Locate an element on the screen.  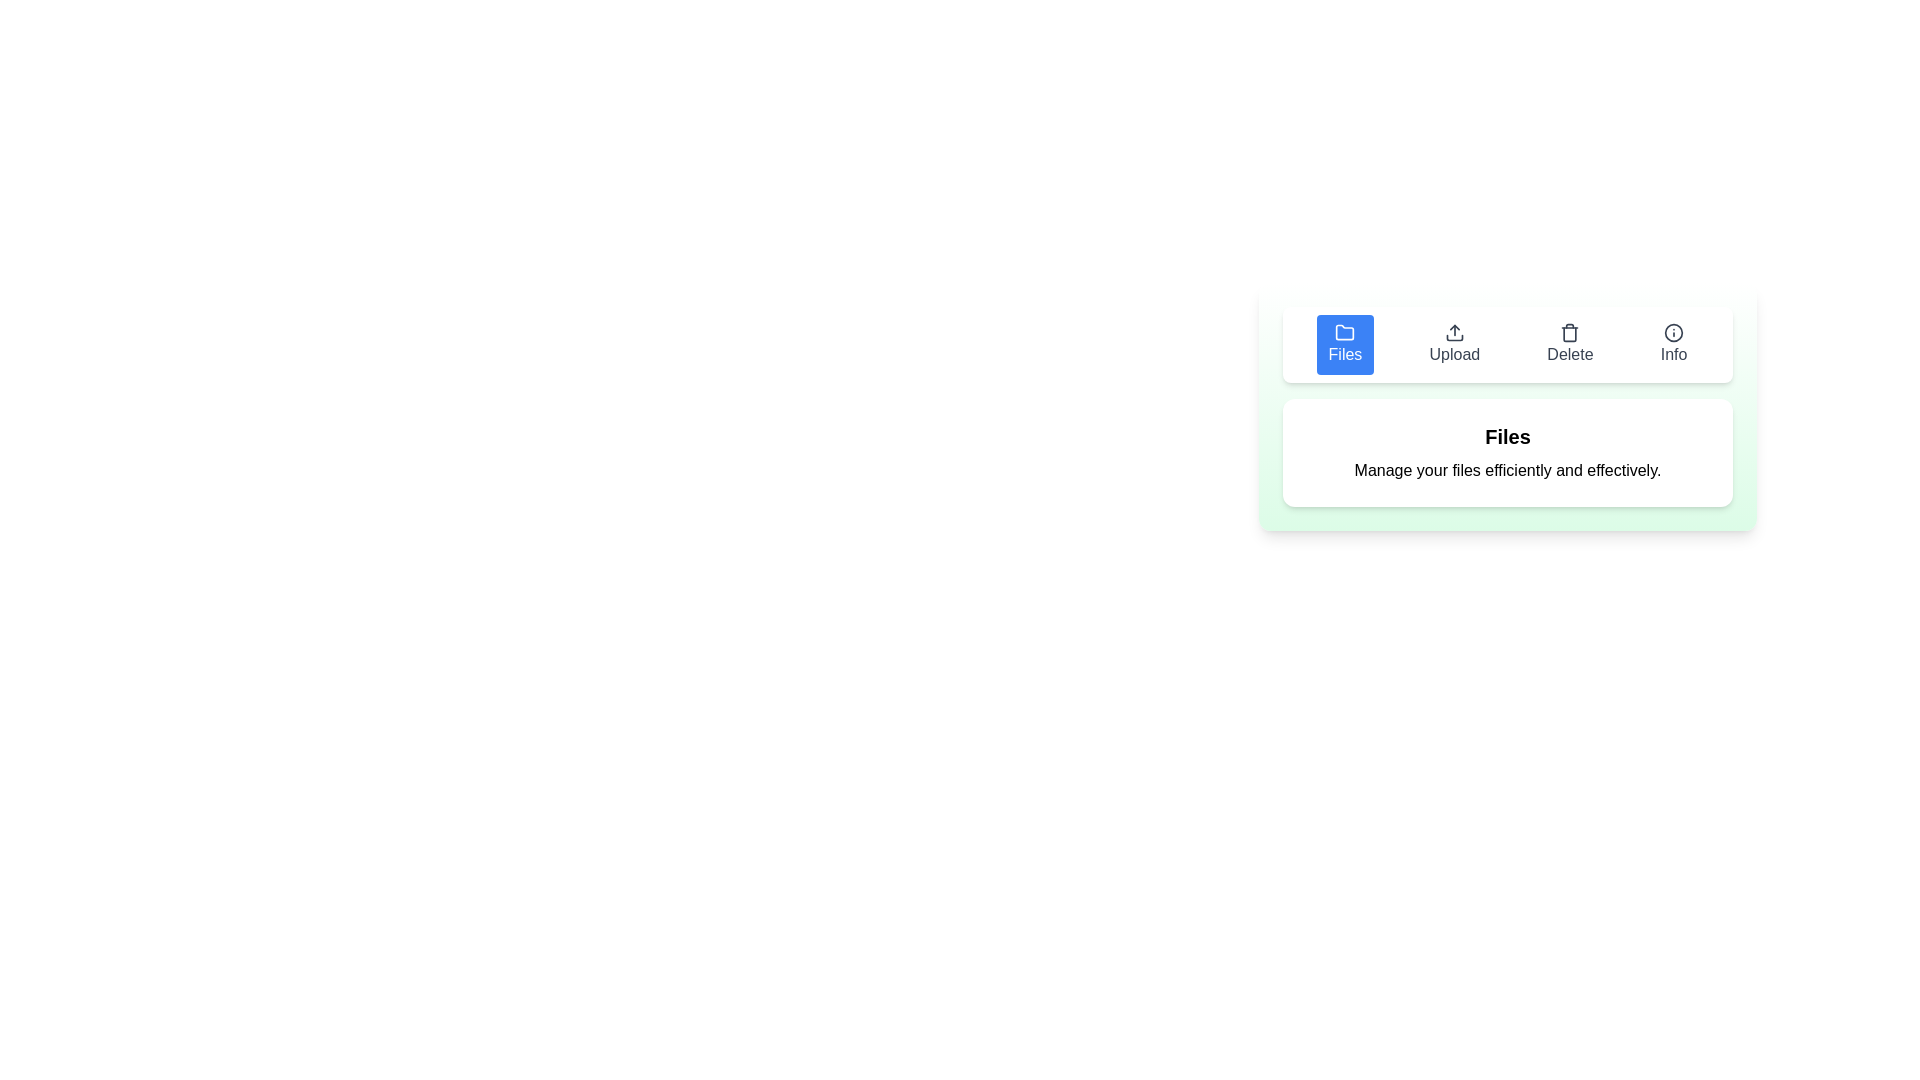
the tab button labeled Files to observe its hover effect is located at coordinates (1345, 343).